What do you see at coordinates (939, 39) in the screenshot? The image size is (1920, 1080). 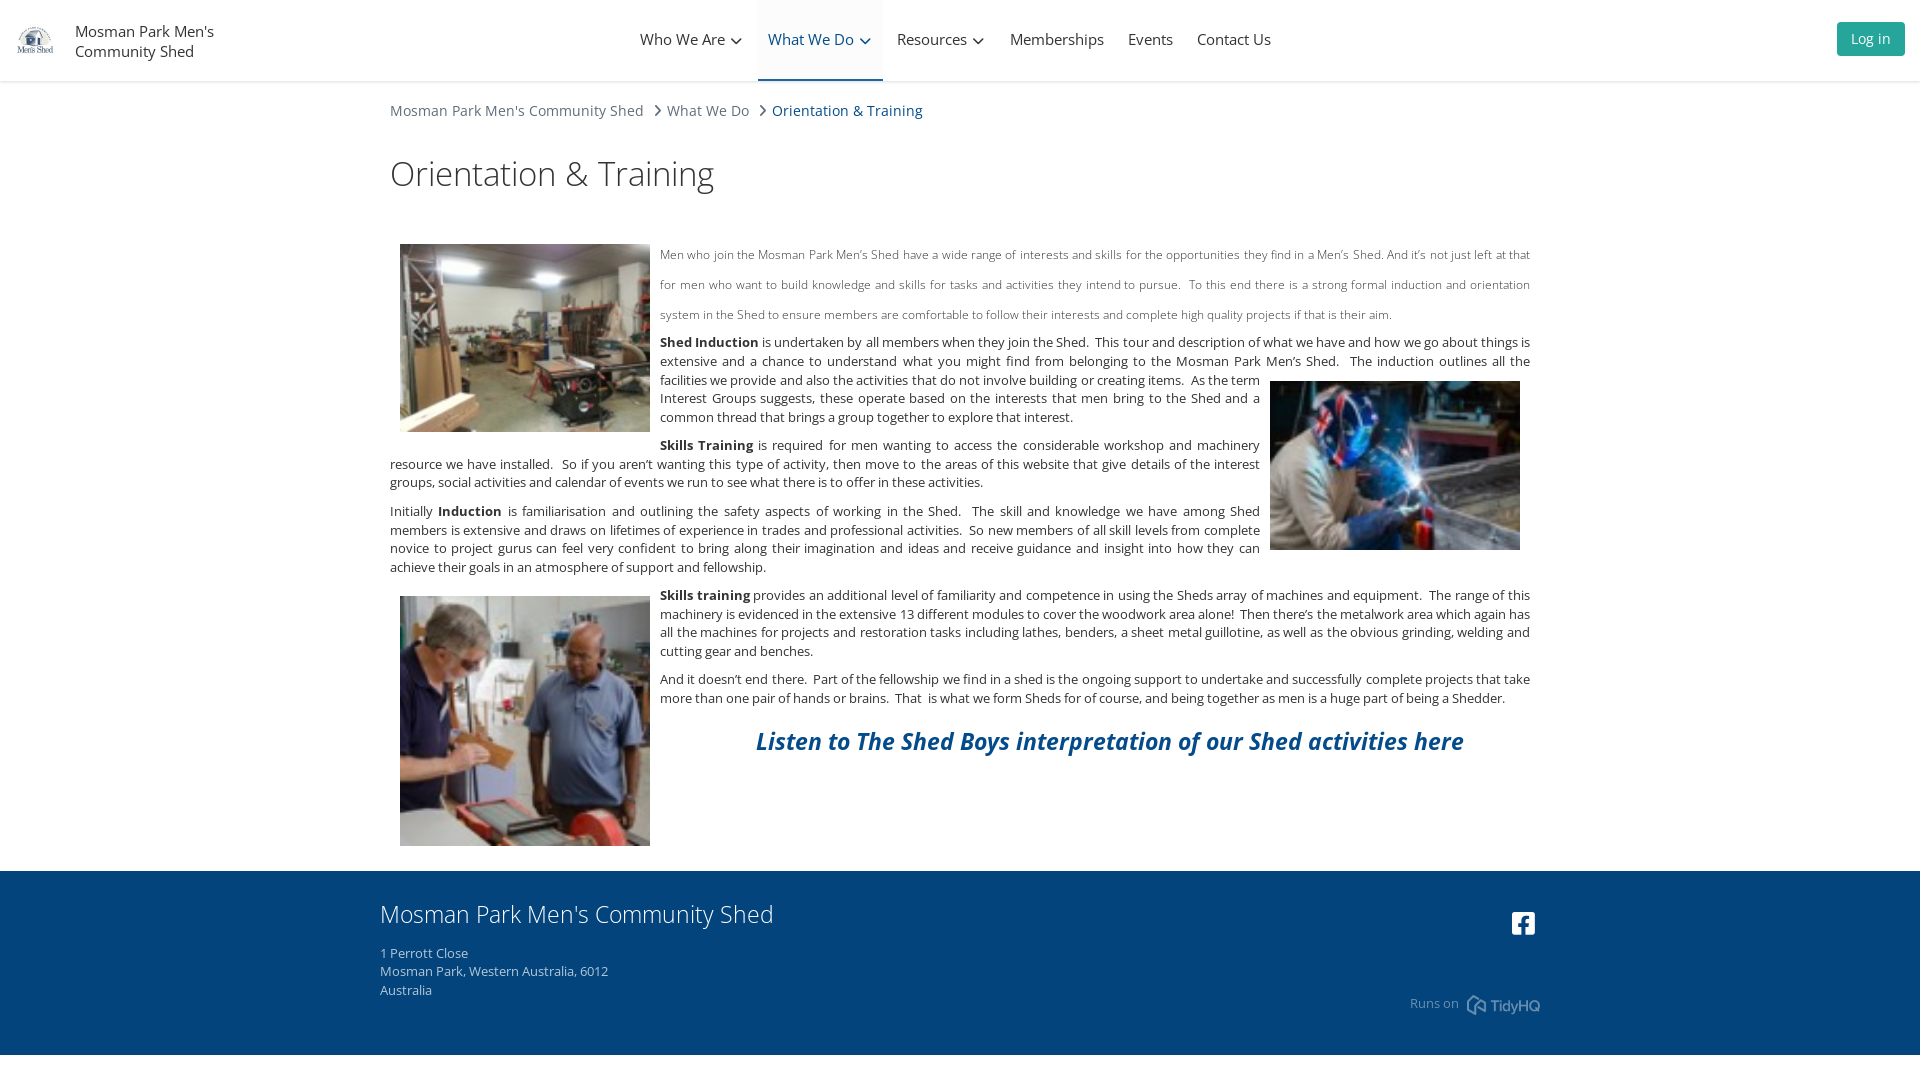 I see `'Resources'` at bounding box center [939, 39].